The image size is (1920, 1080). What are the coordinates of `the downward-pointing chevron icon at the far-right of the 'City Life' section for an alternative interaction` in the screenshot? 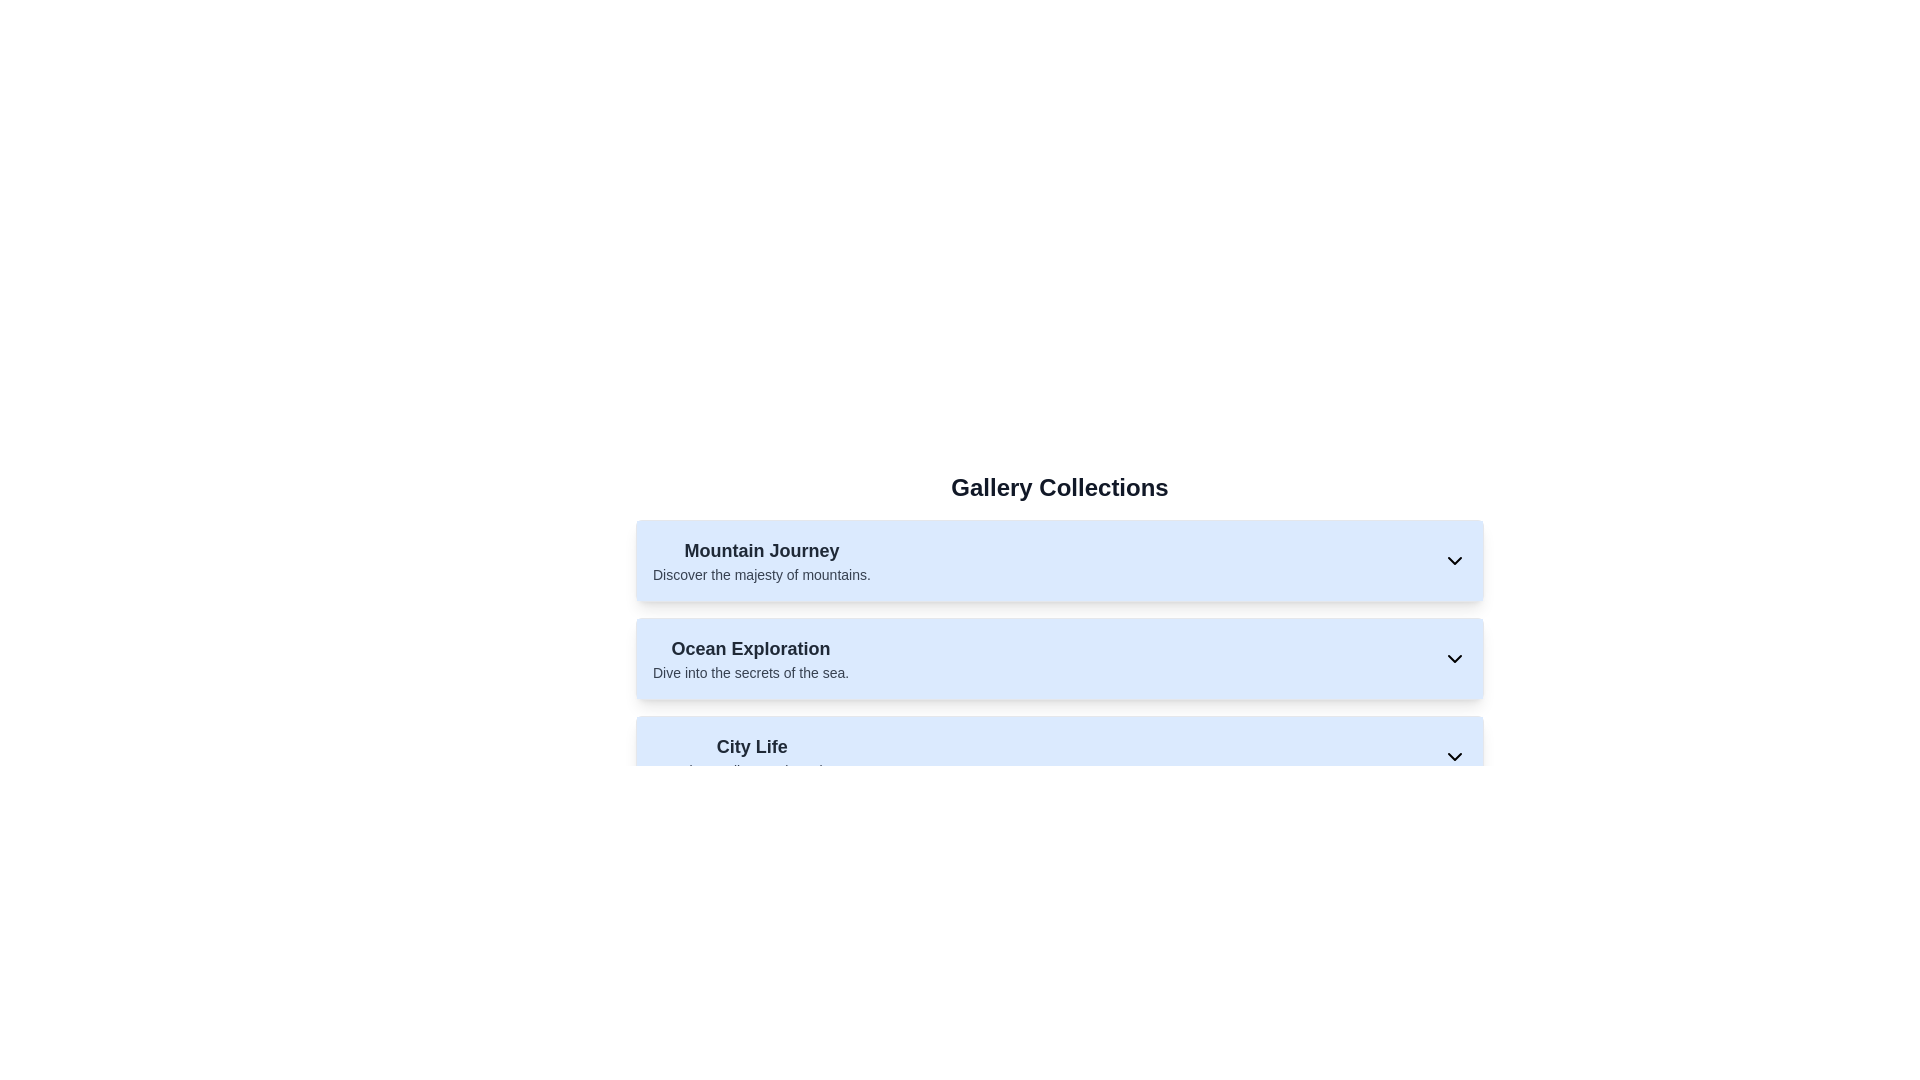 It's located at (1454, 756).